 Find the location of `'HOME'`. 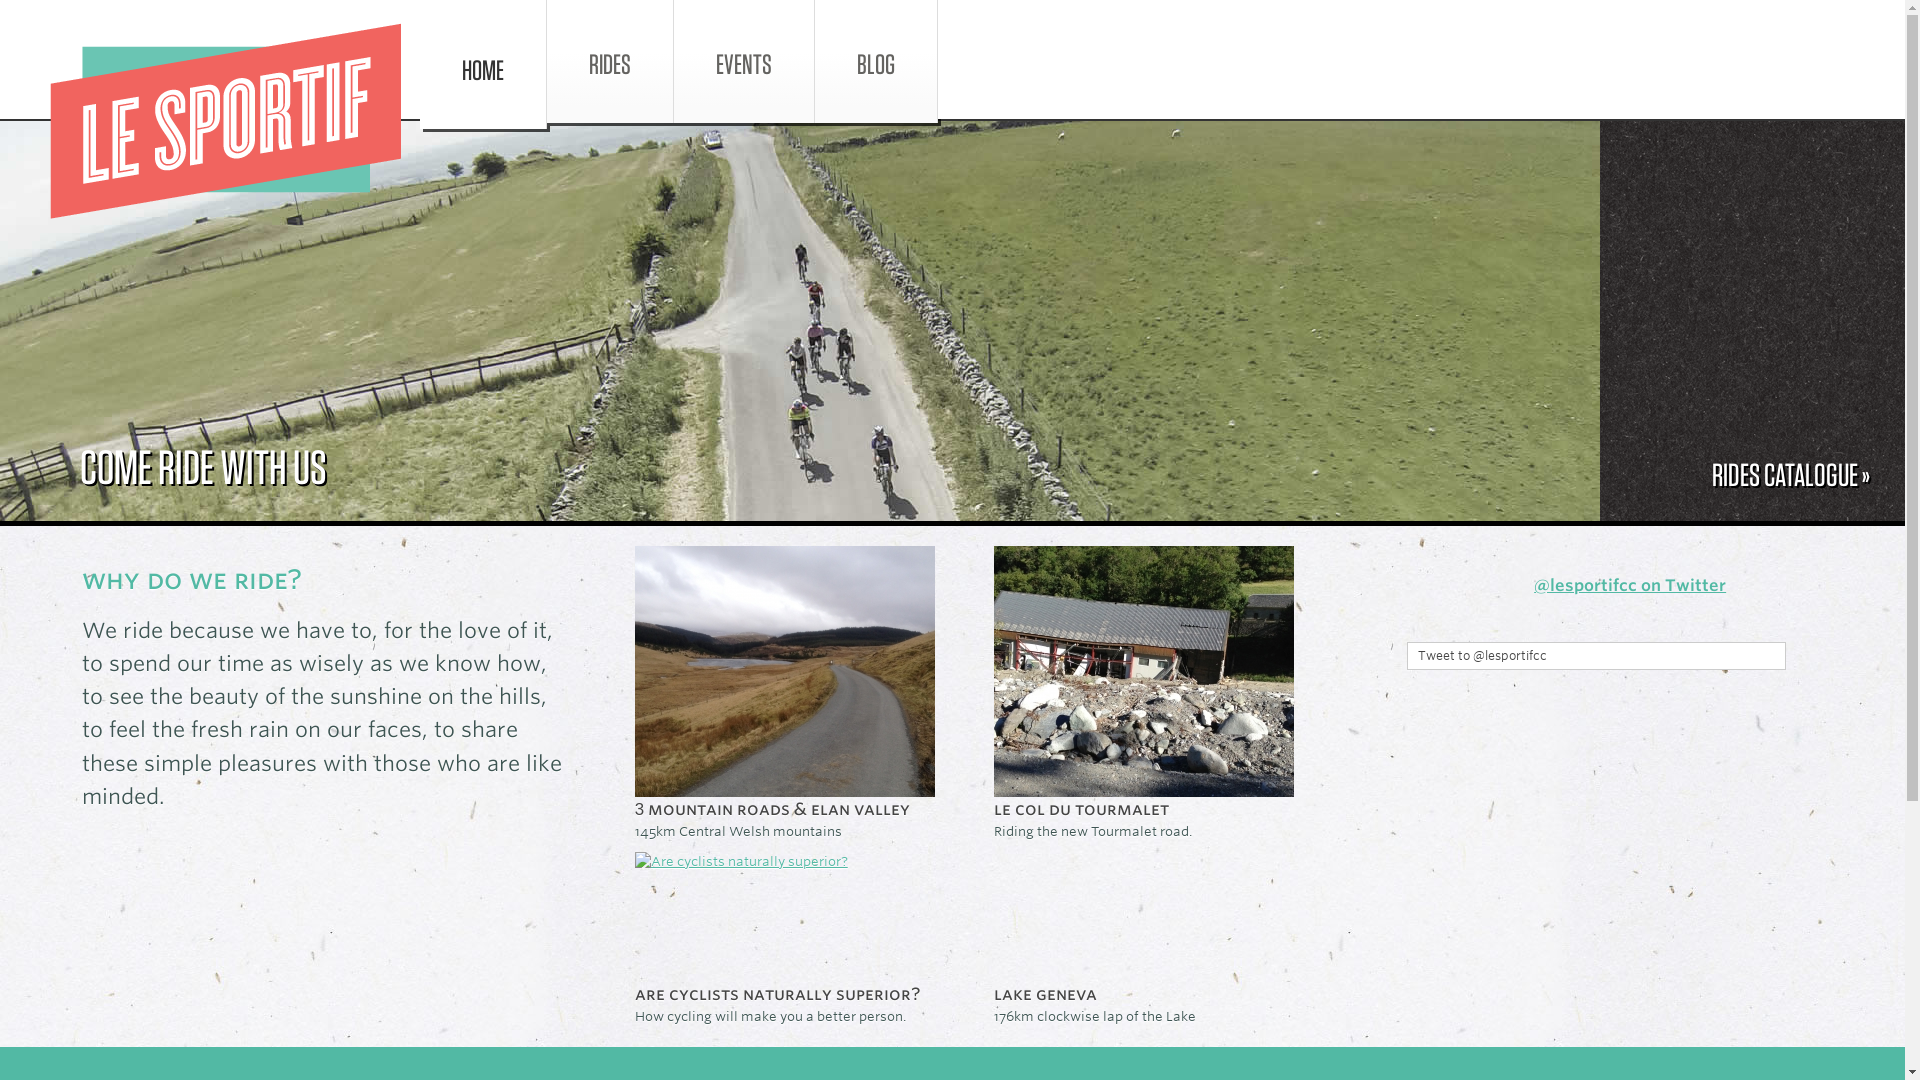

'HOME' is located at coordinates (483, 63).